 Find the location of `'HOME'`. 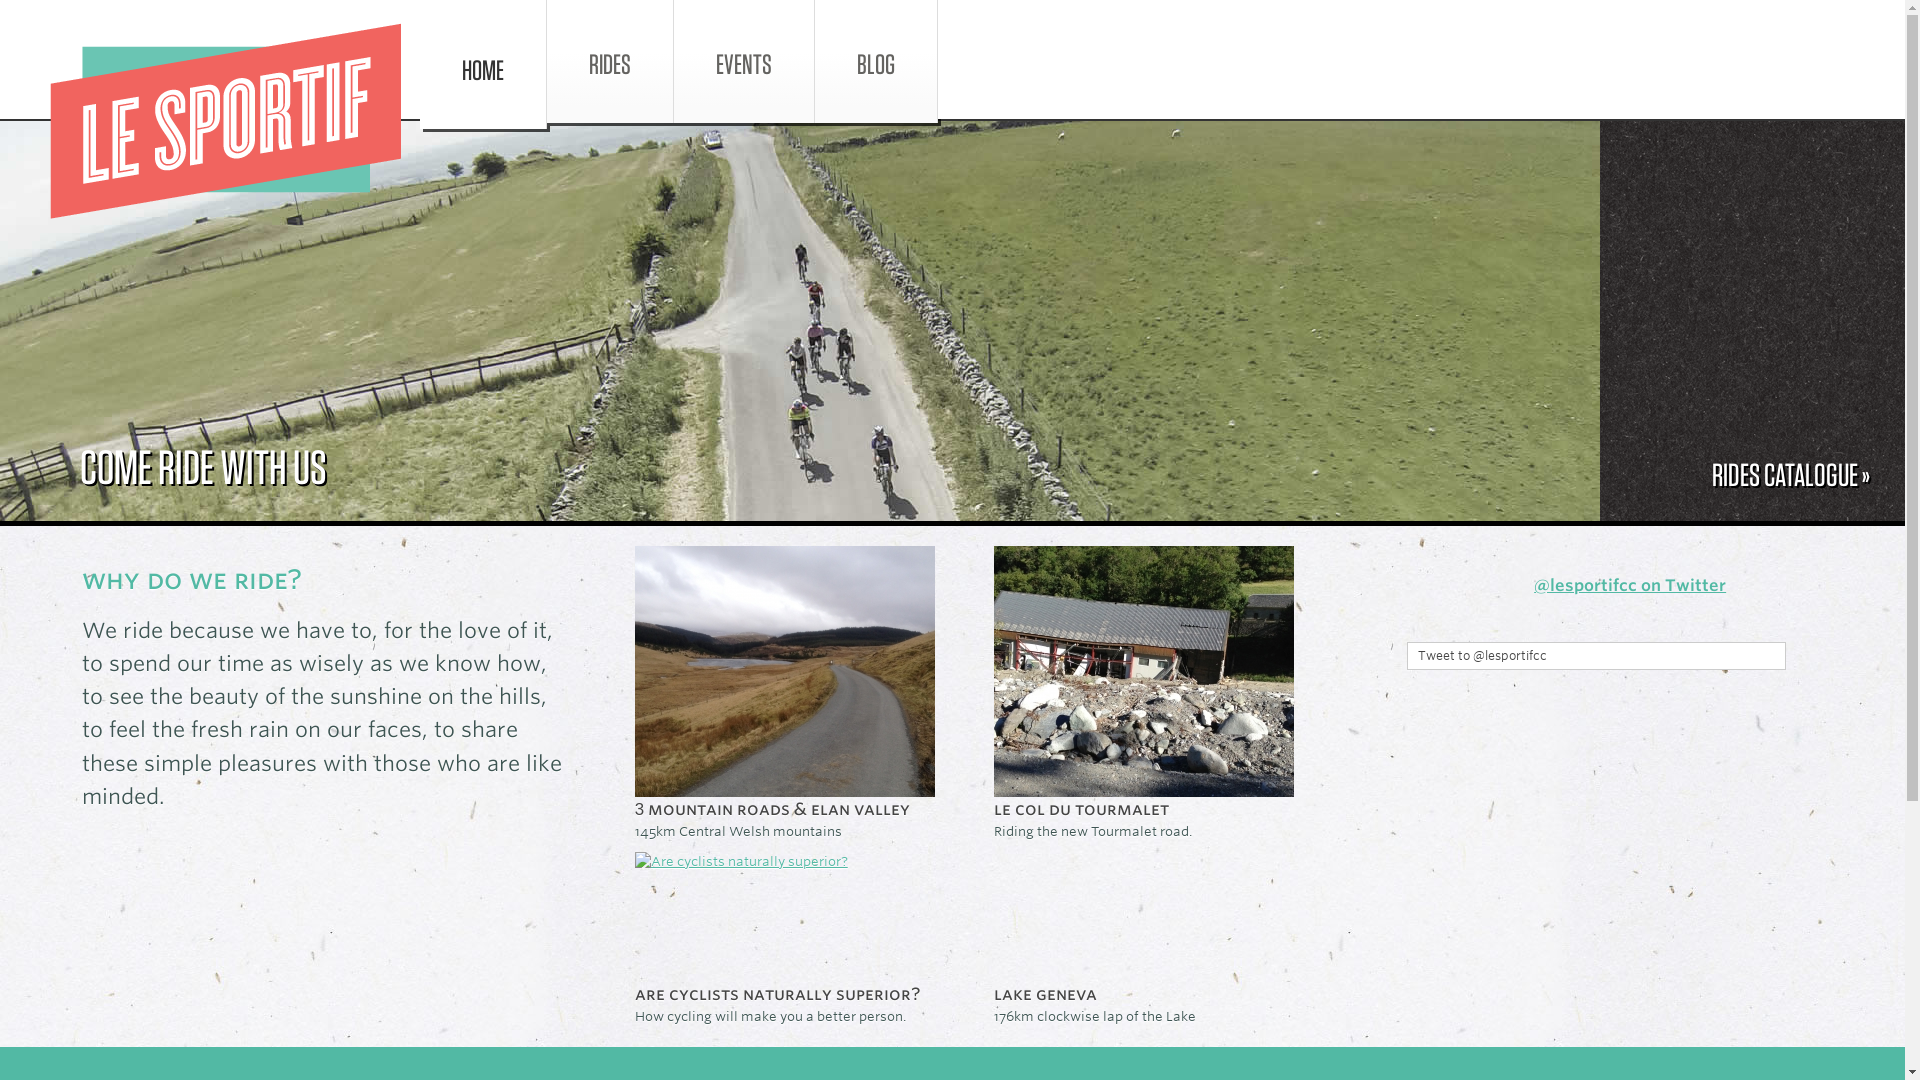

'HOME' is located at coordinates (483, 63).